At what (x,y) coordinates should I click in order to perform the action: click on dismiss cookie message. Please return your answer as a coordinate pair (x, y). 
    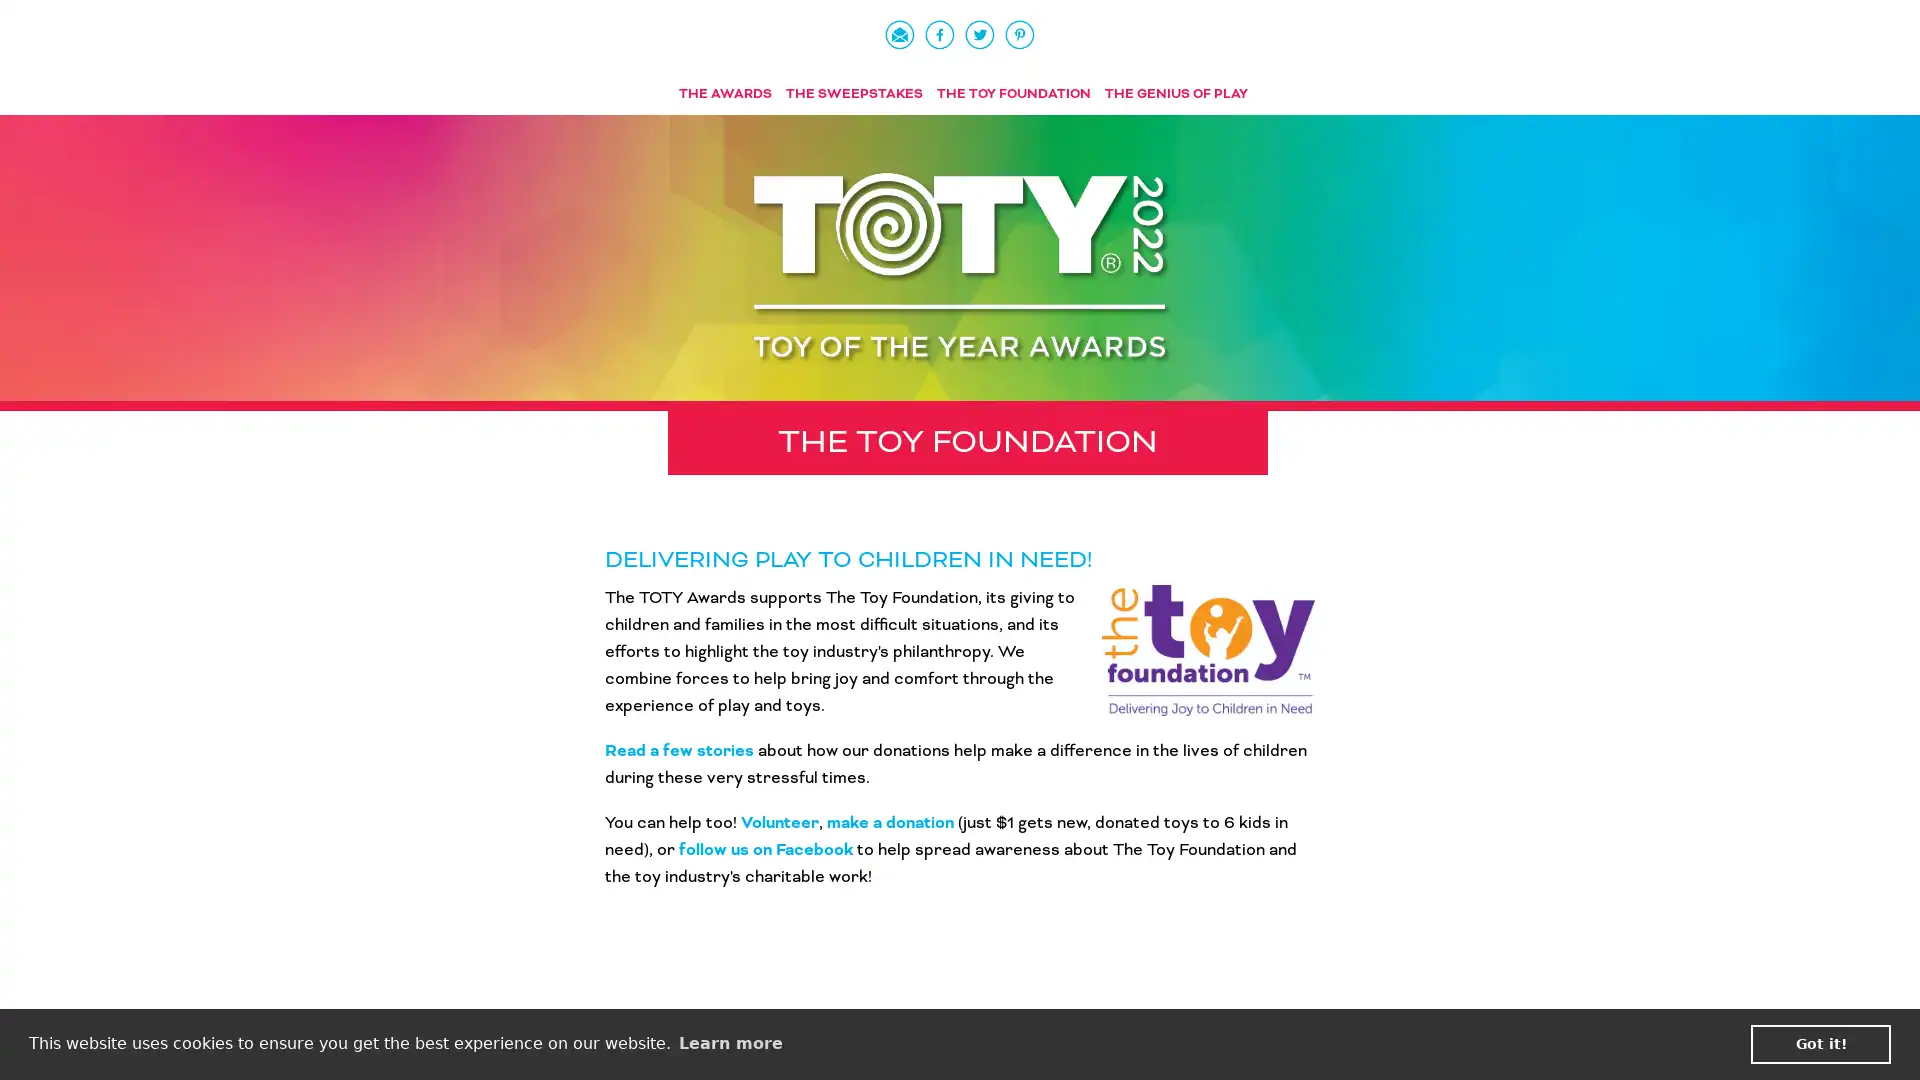
    Looking at the image, I should click on (1820, 1043).